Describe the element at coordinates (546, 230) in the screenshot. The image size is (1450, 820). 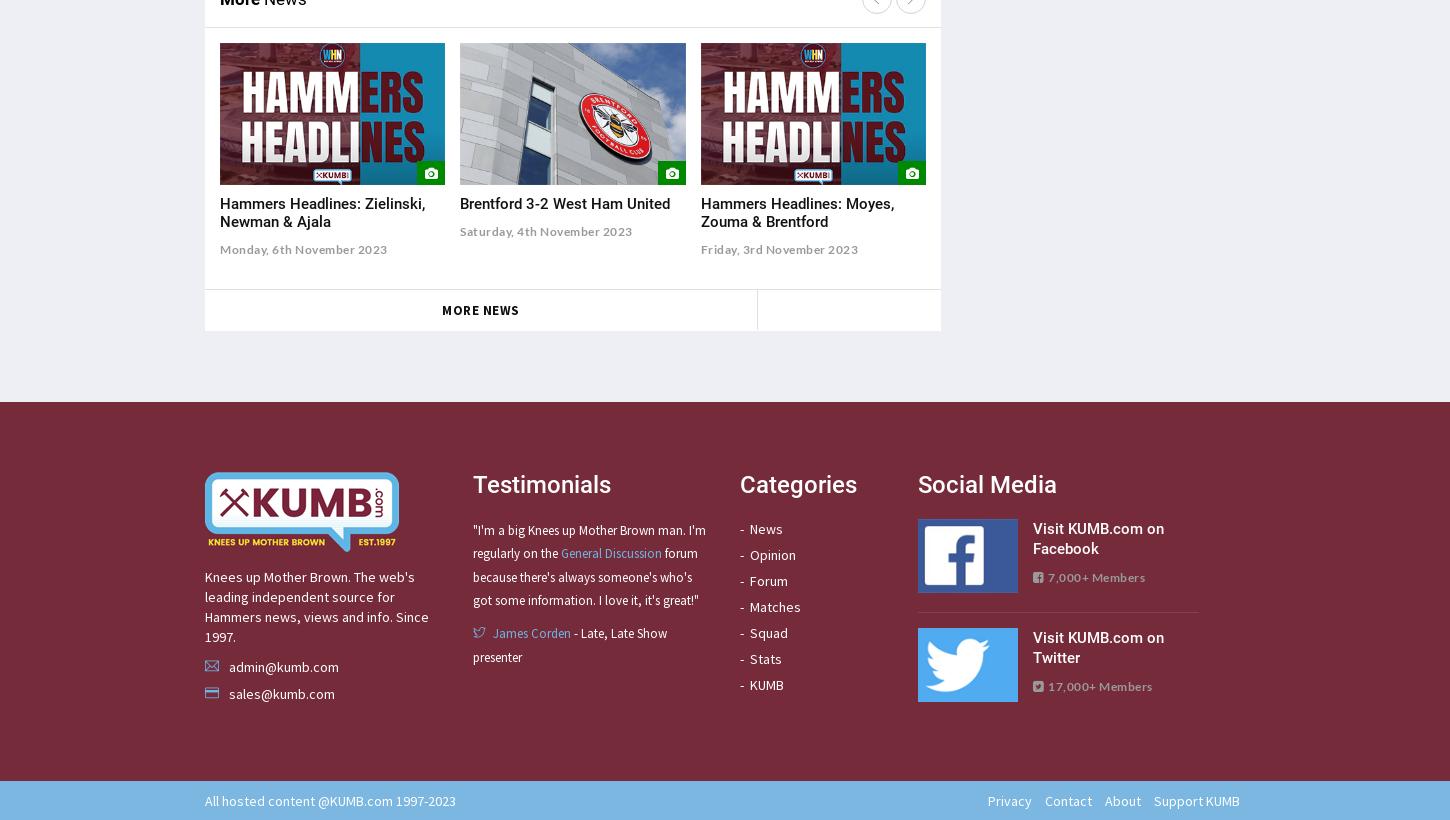
I see `'Saturday, 4th November 2023'` at that location.